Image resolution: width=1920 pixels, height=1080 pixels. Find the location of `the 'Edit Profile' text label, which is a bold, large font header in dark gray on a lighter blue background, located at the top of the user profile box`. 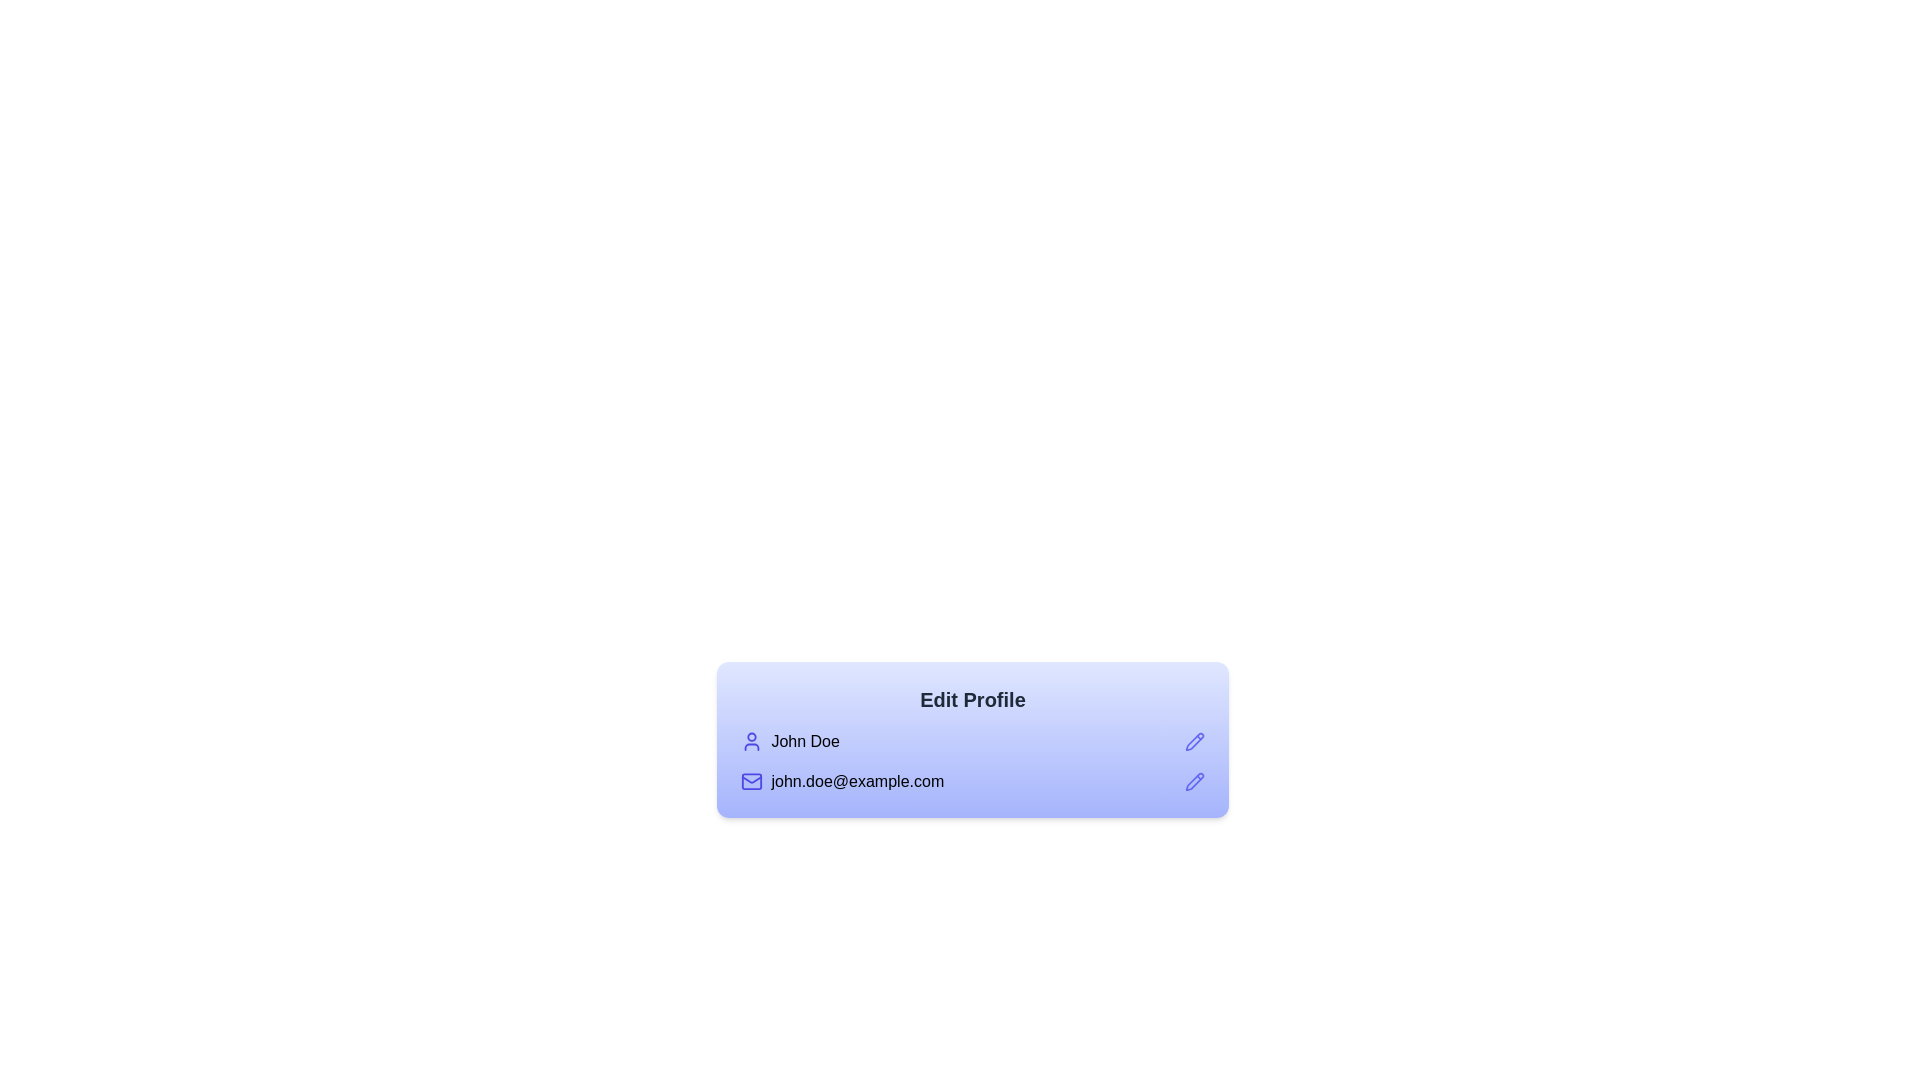

the 'Edit Profile' text label, which is a bold, large font header in dark gray on a lighter blue background, located at the top of the user profile box is located at coordinates (973, 698).